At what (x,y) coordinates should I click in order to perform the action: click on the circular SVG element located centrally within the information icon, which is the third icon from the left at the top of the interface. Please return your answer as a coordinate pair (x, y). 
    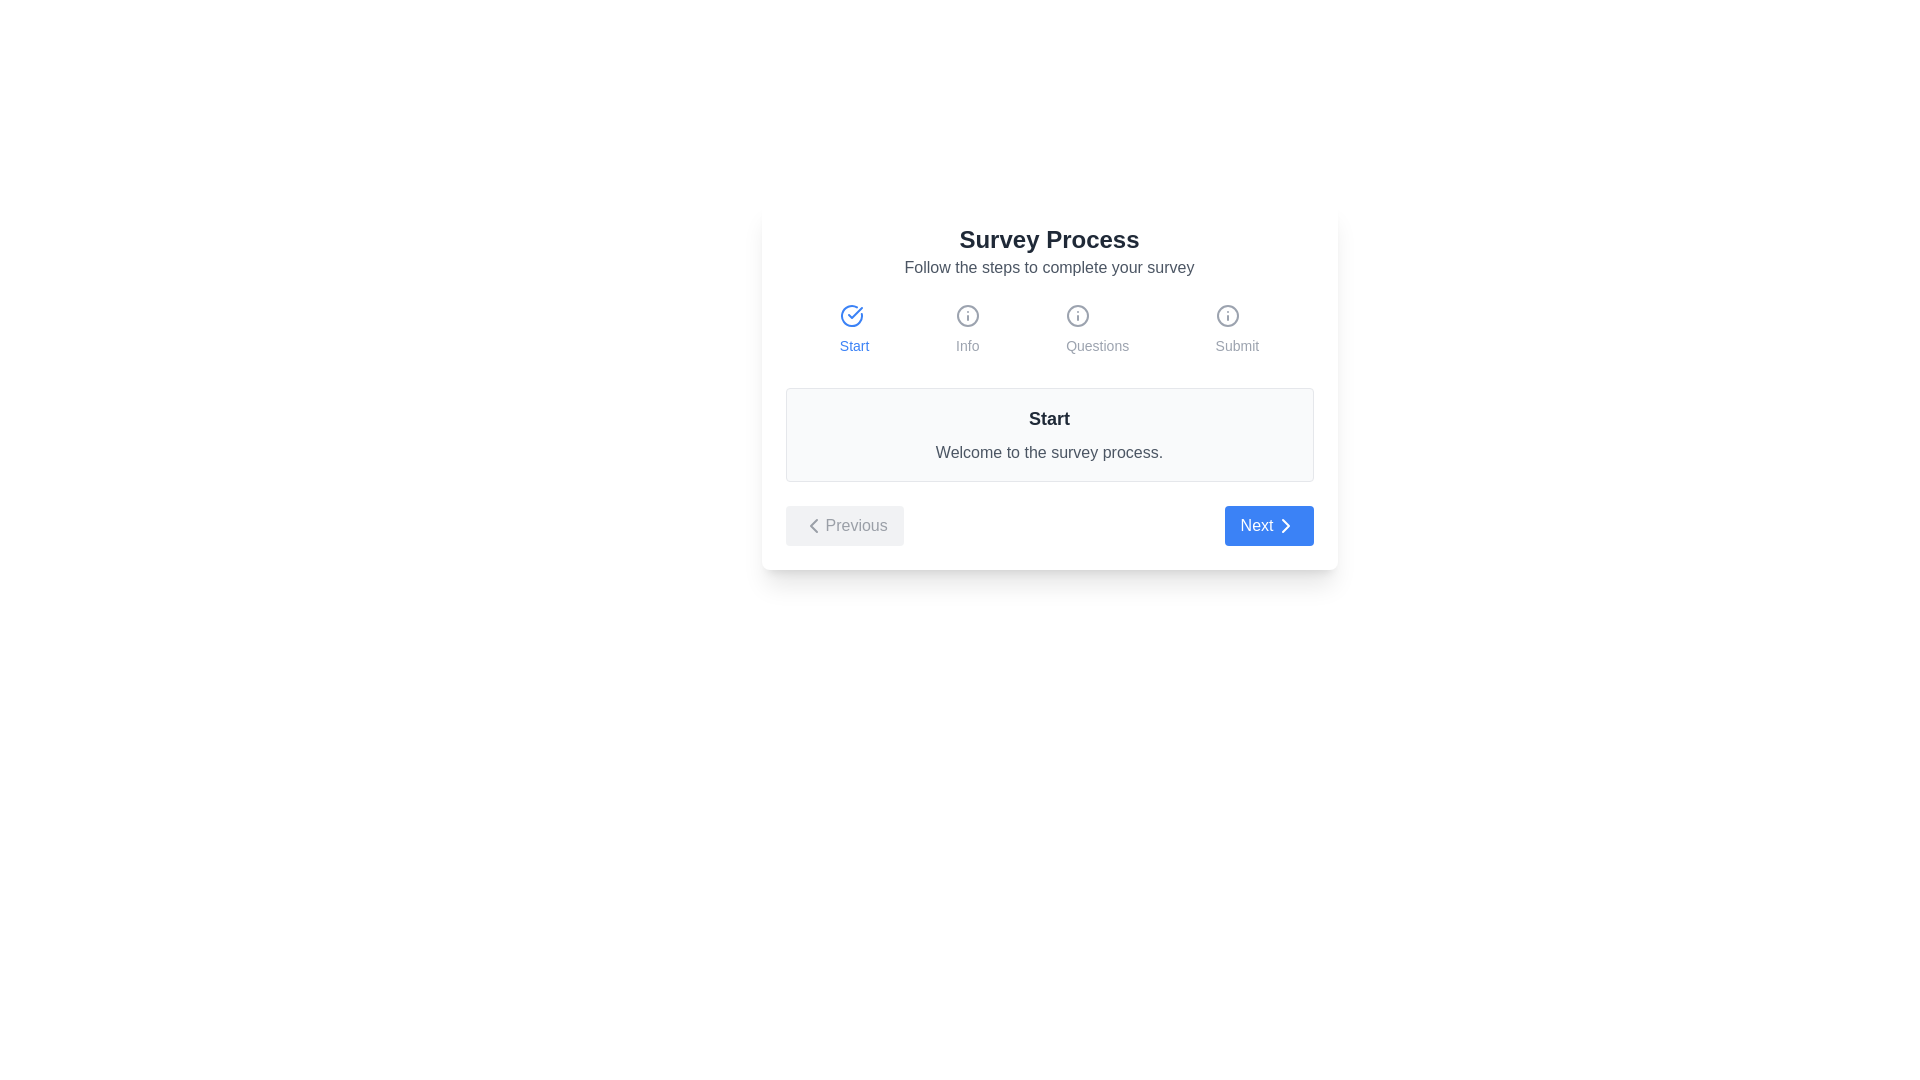
    Looking at the image, I should click on (1226, 315).